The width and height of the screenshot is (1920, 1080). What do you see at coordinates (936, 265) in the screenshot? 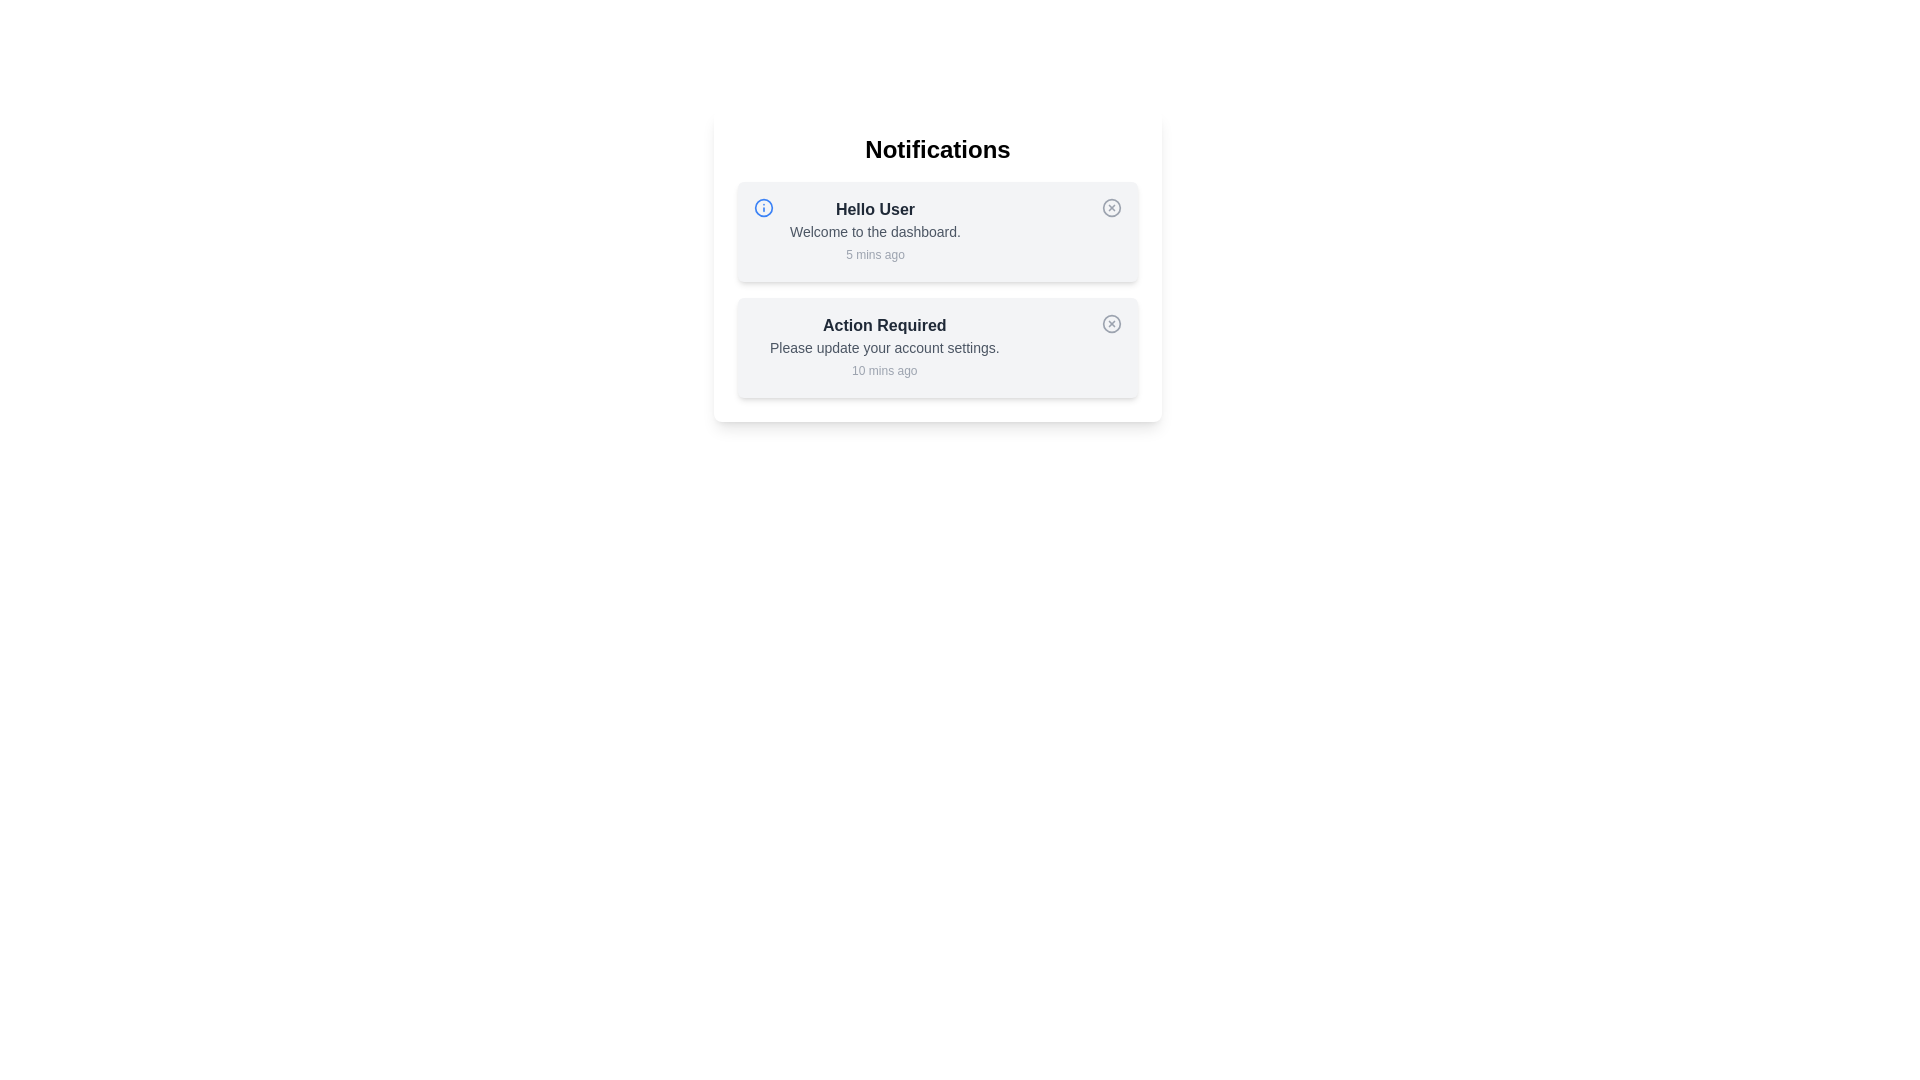
I see `the notification center element` at bounding box center [936, 265].